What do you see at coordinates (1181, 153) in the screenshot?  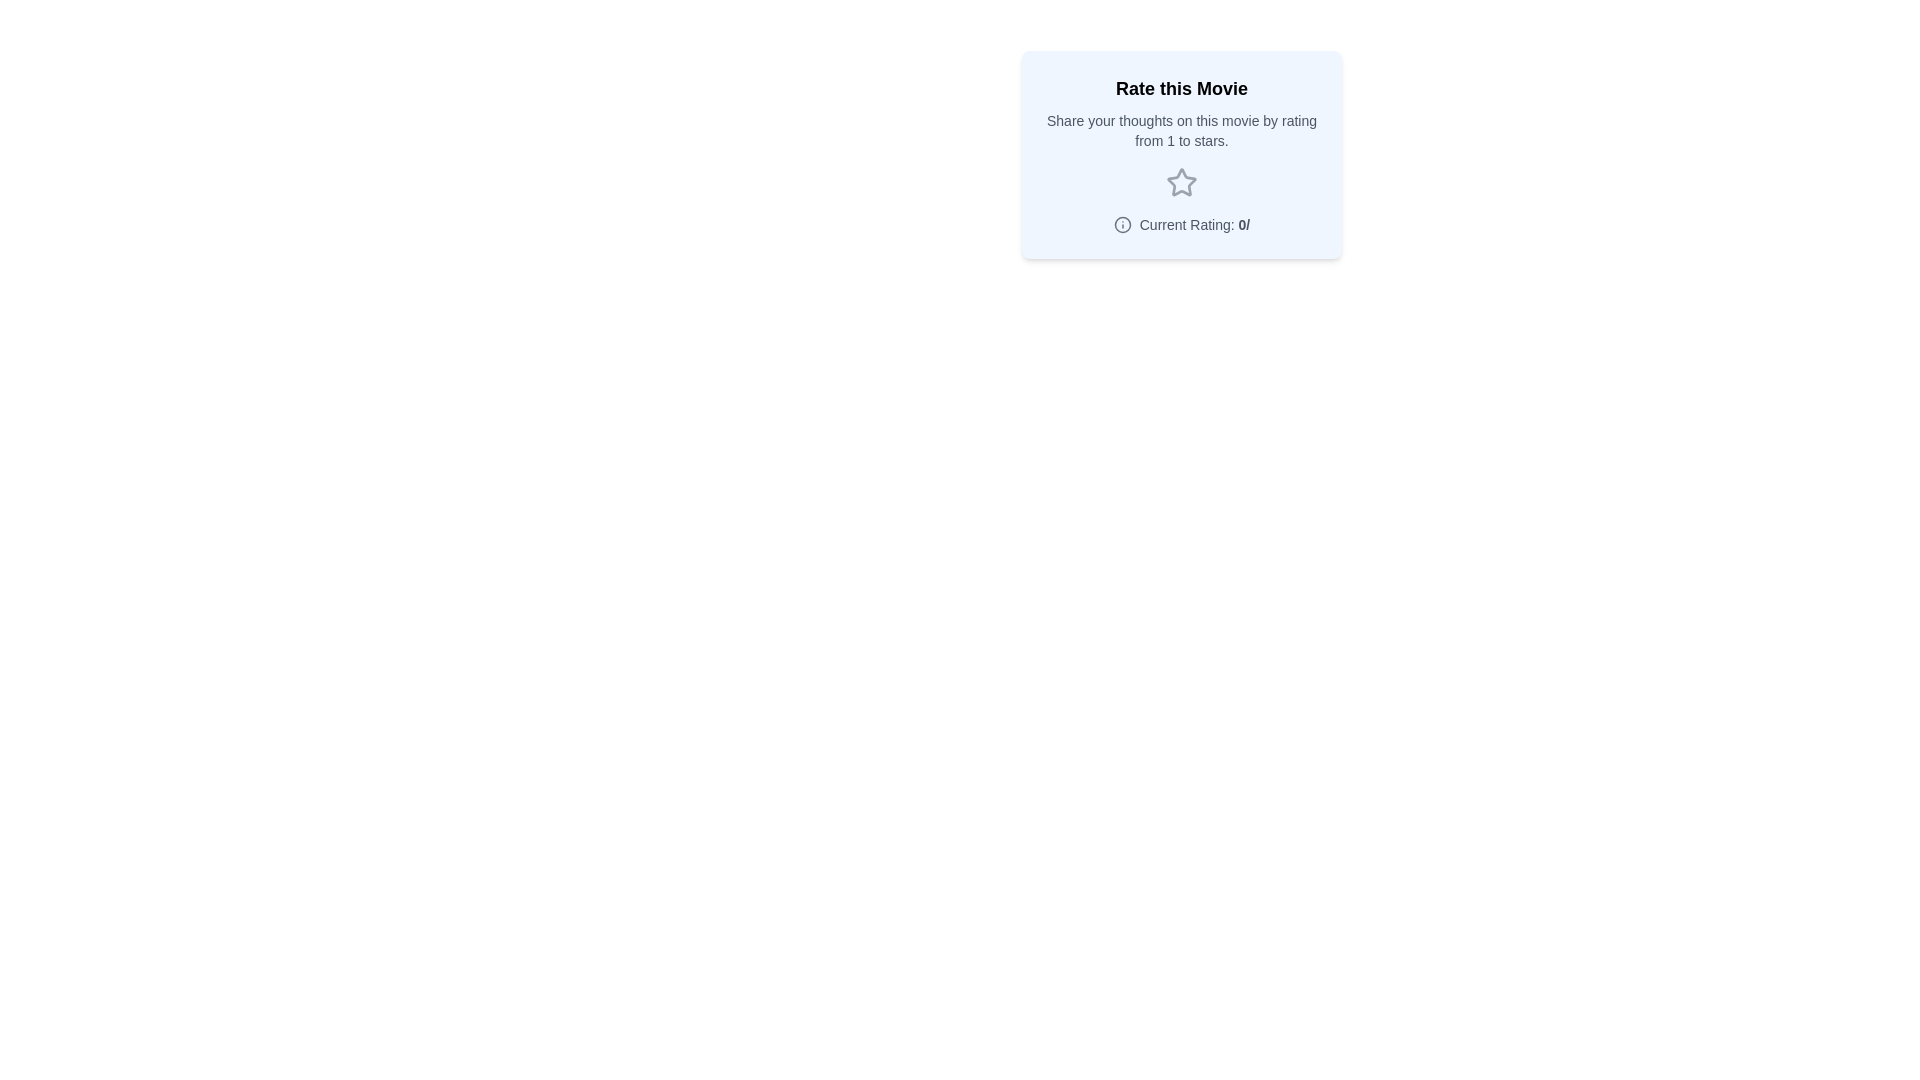 I see `contents of the Rating component titled 'Rate this Movie', which includes the rating stars and current rating information` at bounding box center [1181, 153].